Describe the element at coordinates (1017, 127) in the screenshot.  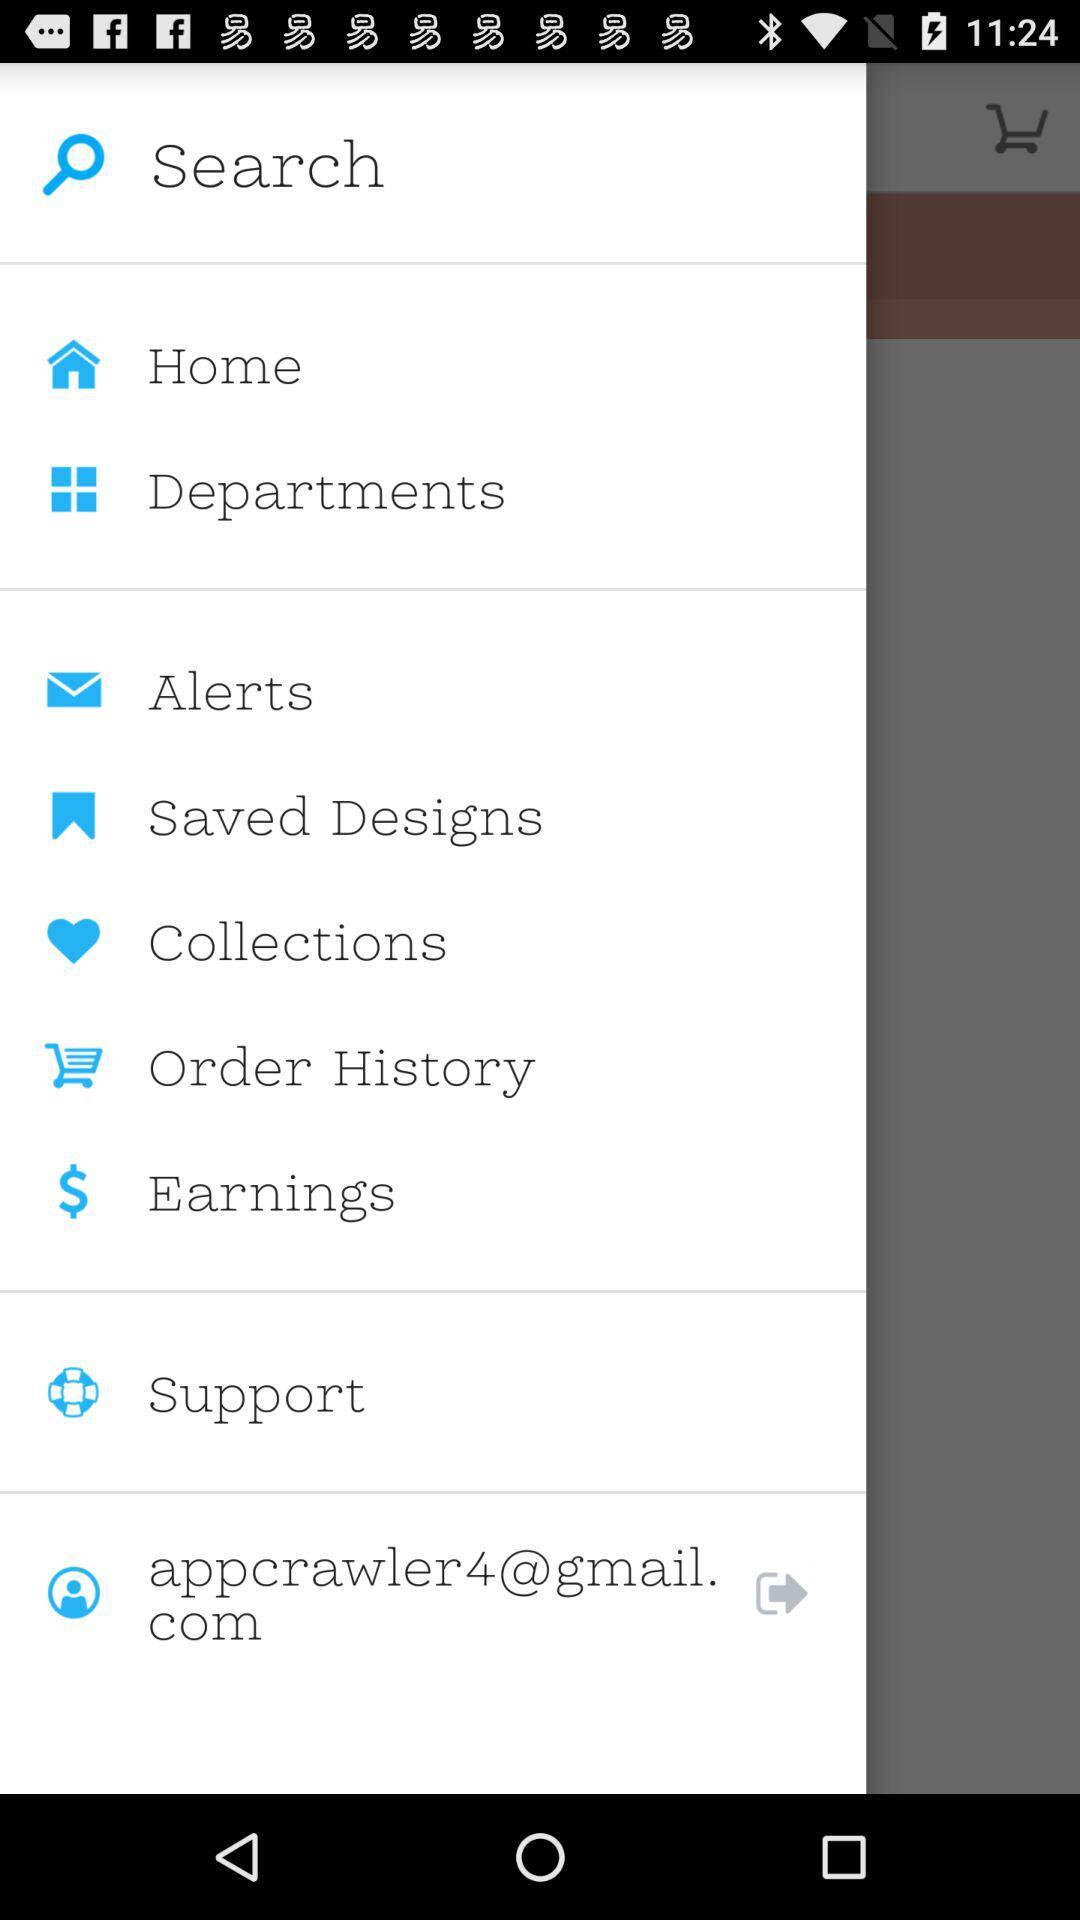
I see `the image on the top right corner` at that location.